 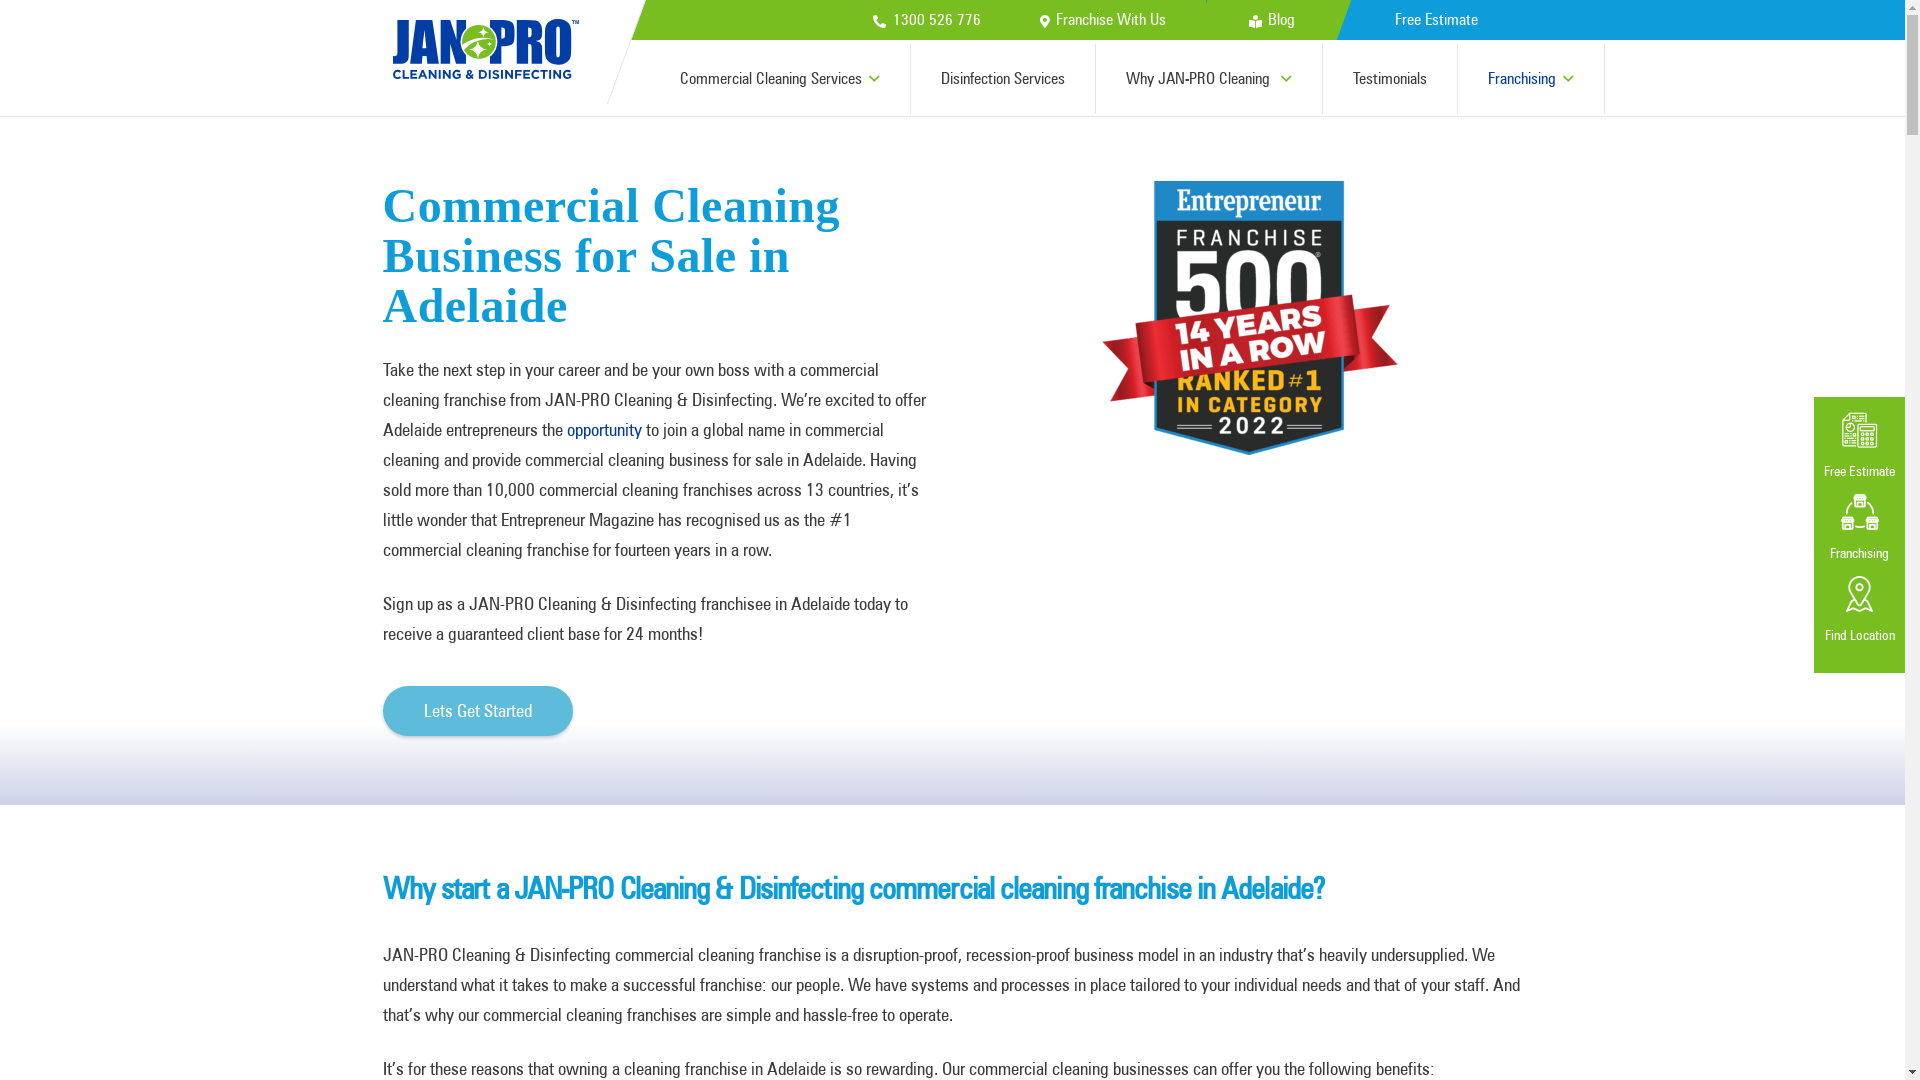 I want to click on 'Blog', so click(x=1247, y=19).